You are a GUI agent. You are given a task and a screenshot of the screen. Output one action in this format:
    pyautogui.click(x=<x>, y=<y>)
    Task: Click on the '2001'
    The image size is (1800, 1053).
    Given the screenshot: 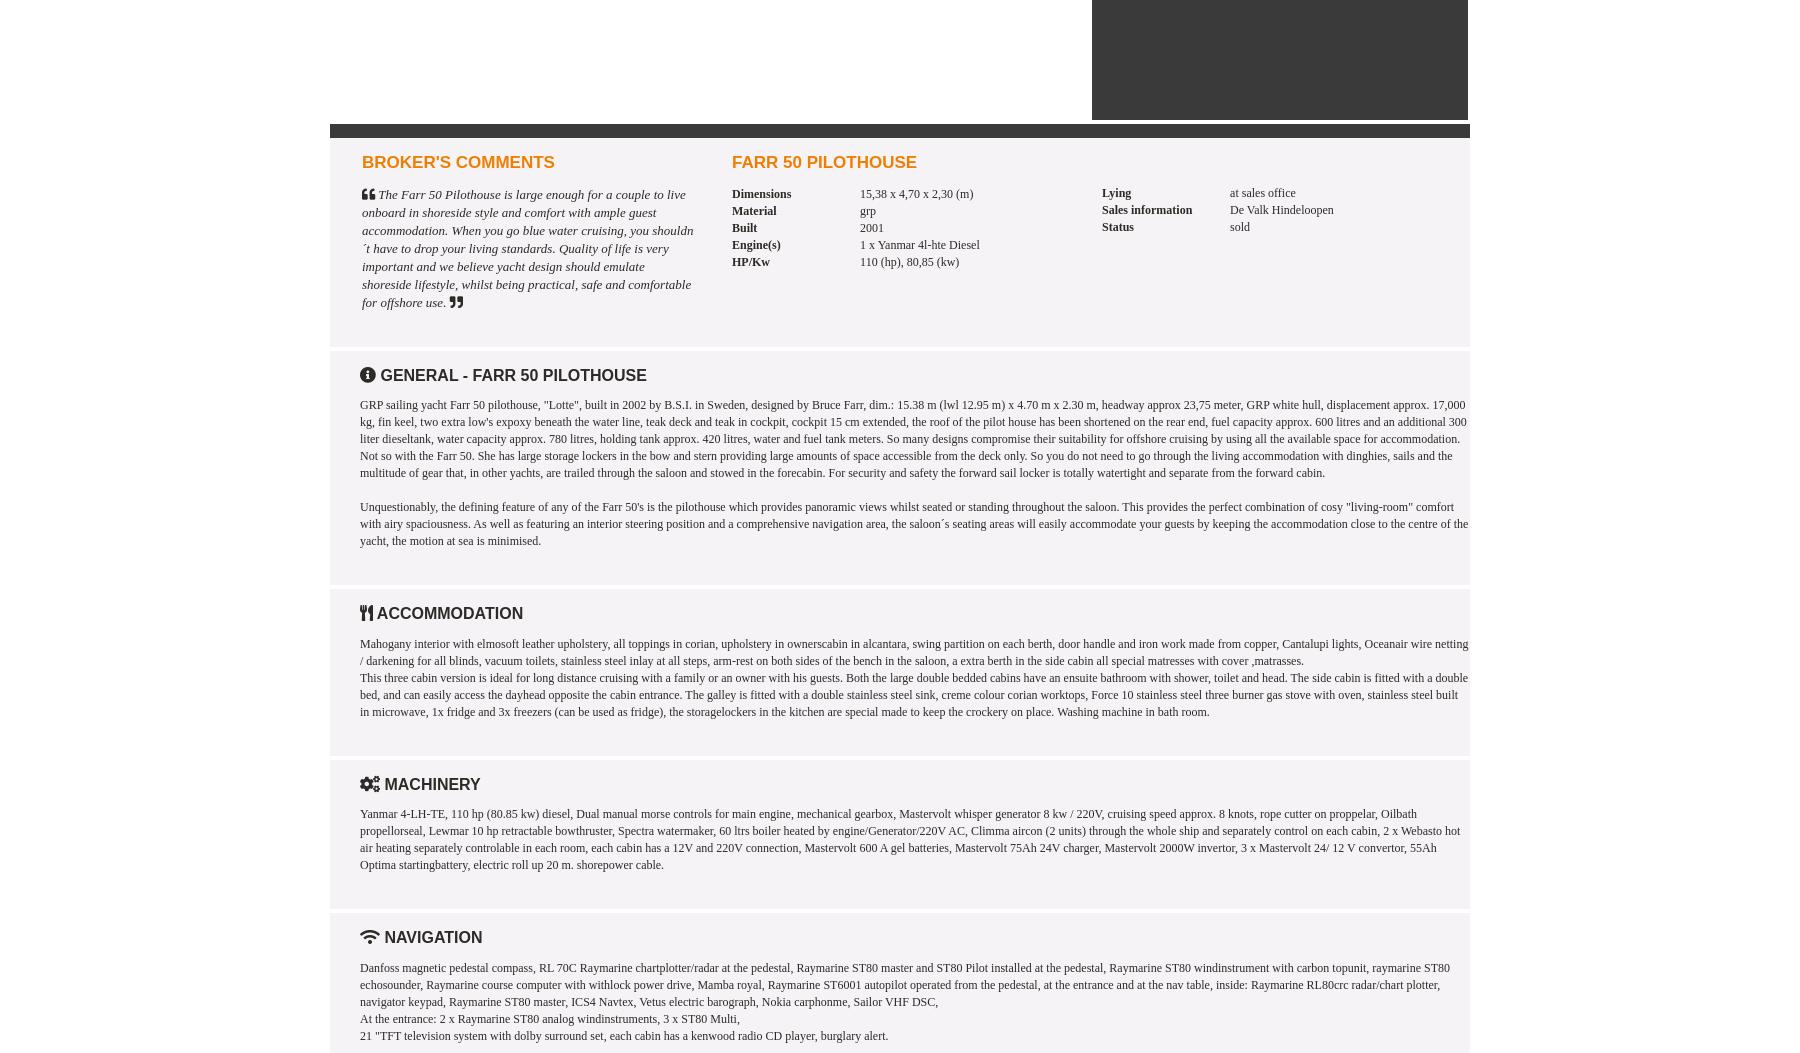 What is the action you would take?
    pyautogui.click(x=871, y=227)
    